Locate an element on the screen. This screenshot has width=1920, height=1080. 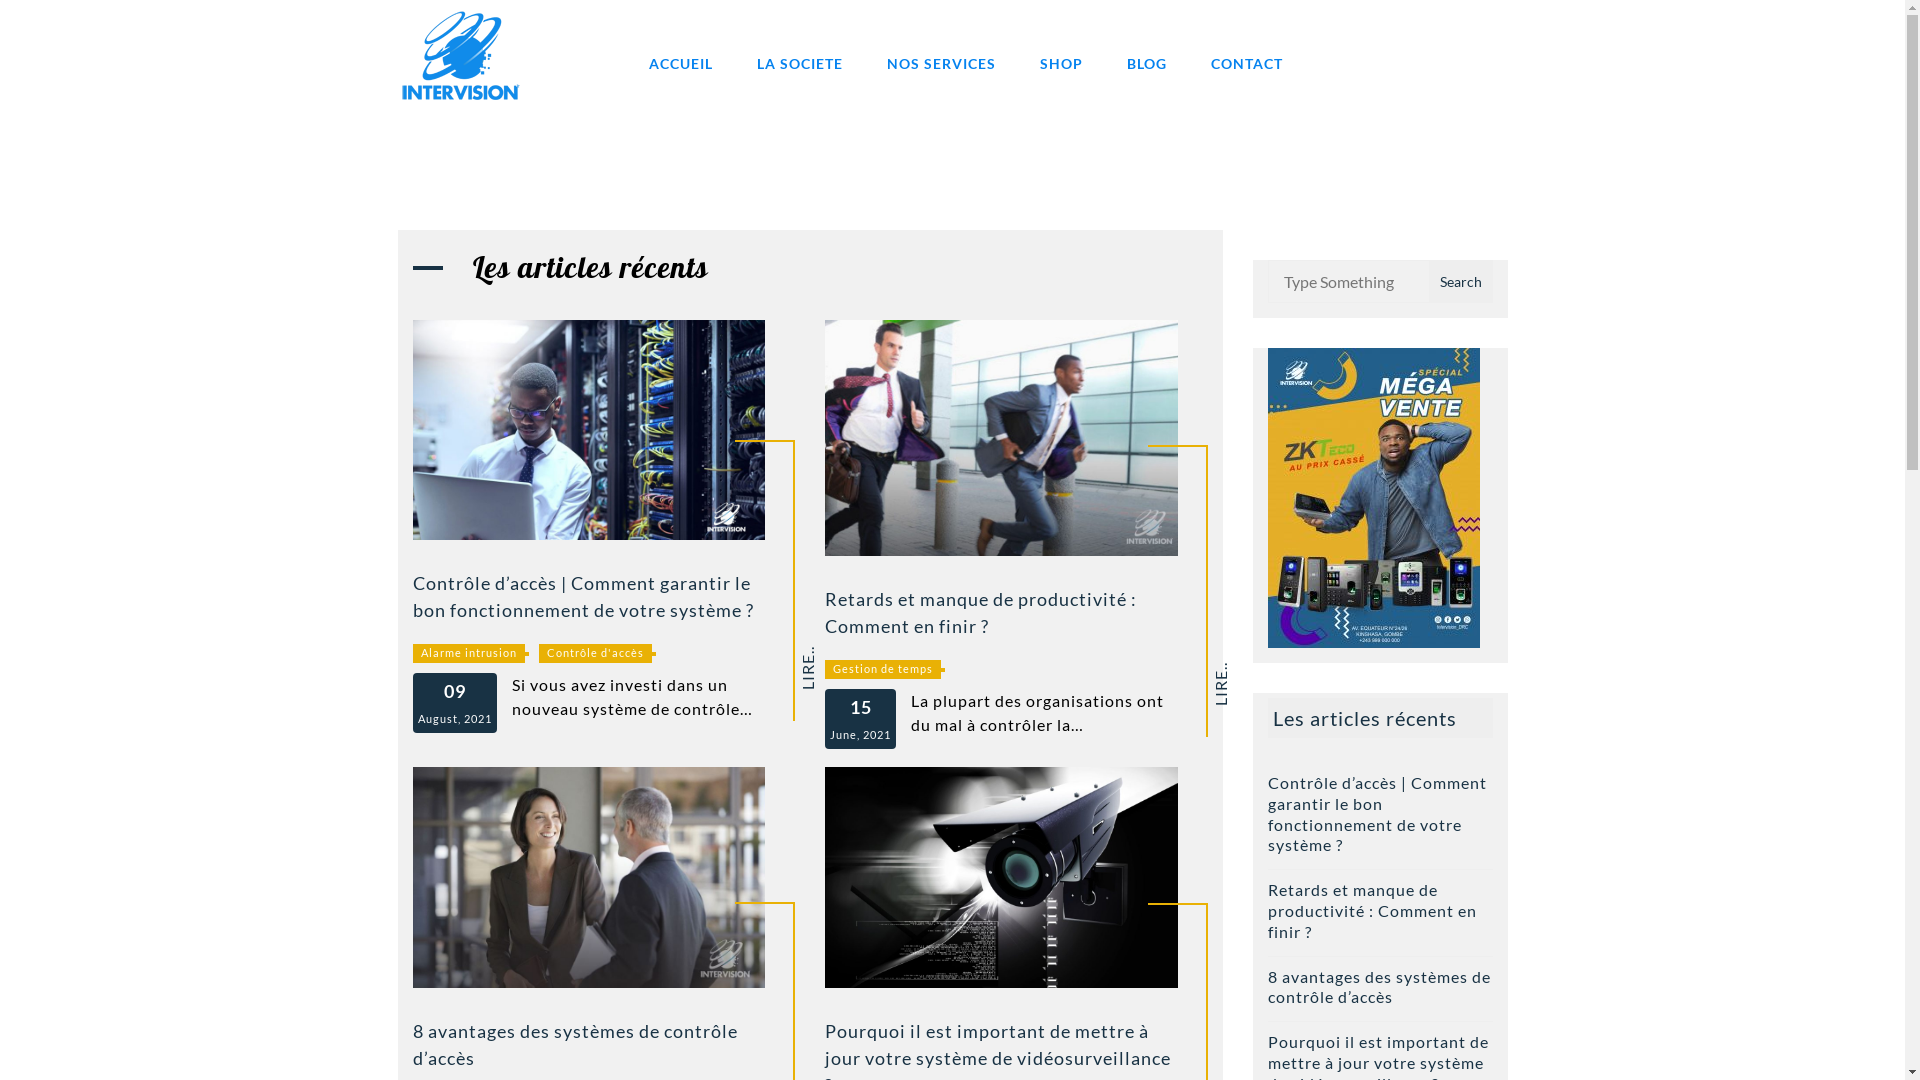
'LA SOCIETE' is located at coordinates (734, 62).